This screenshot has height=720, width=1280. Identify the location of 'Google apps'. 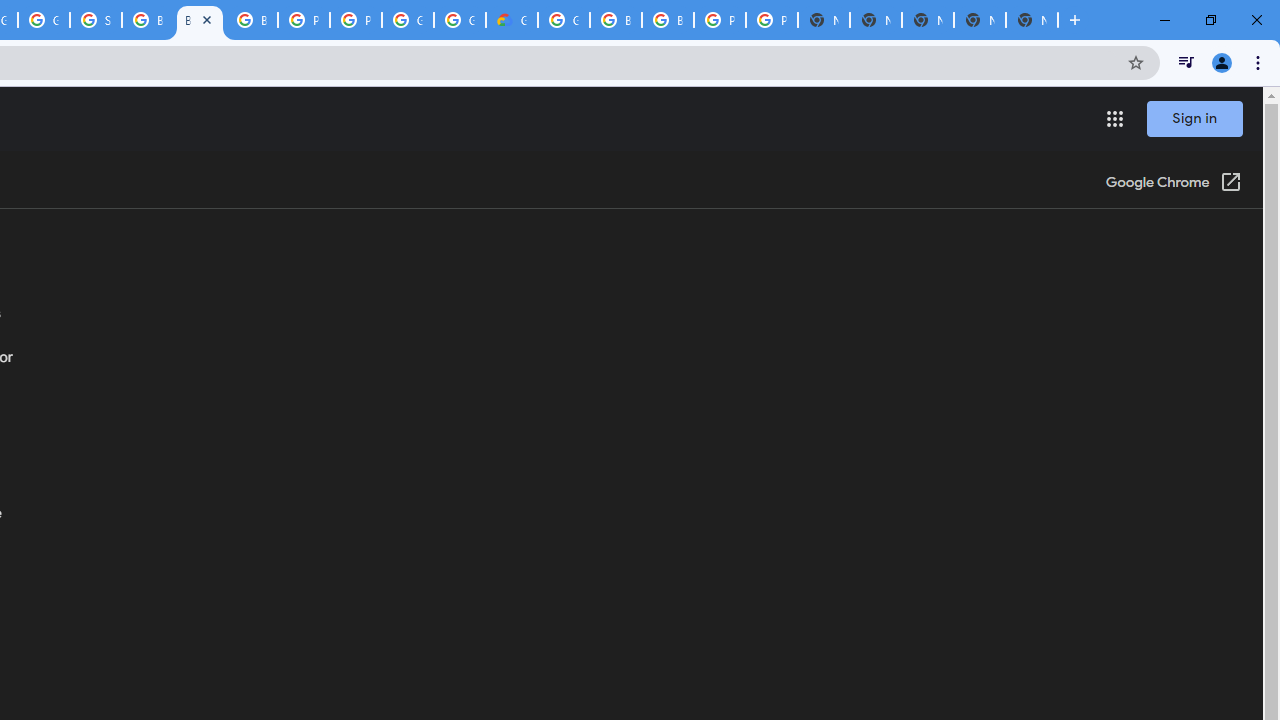
(1113, 119).